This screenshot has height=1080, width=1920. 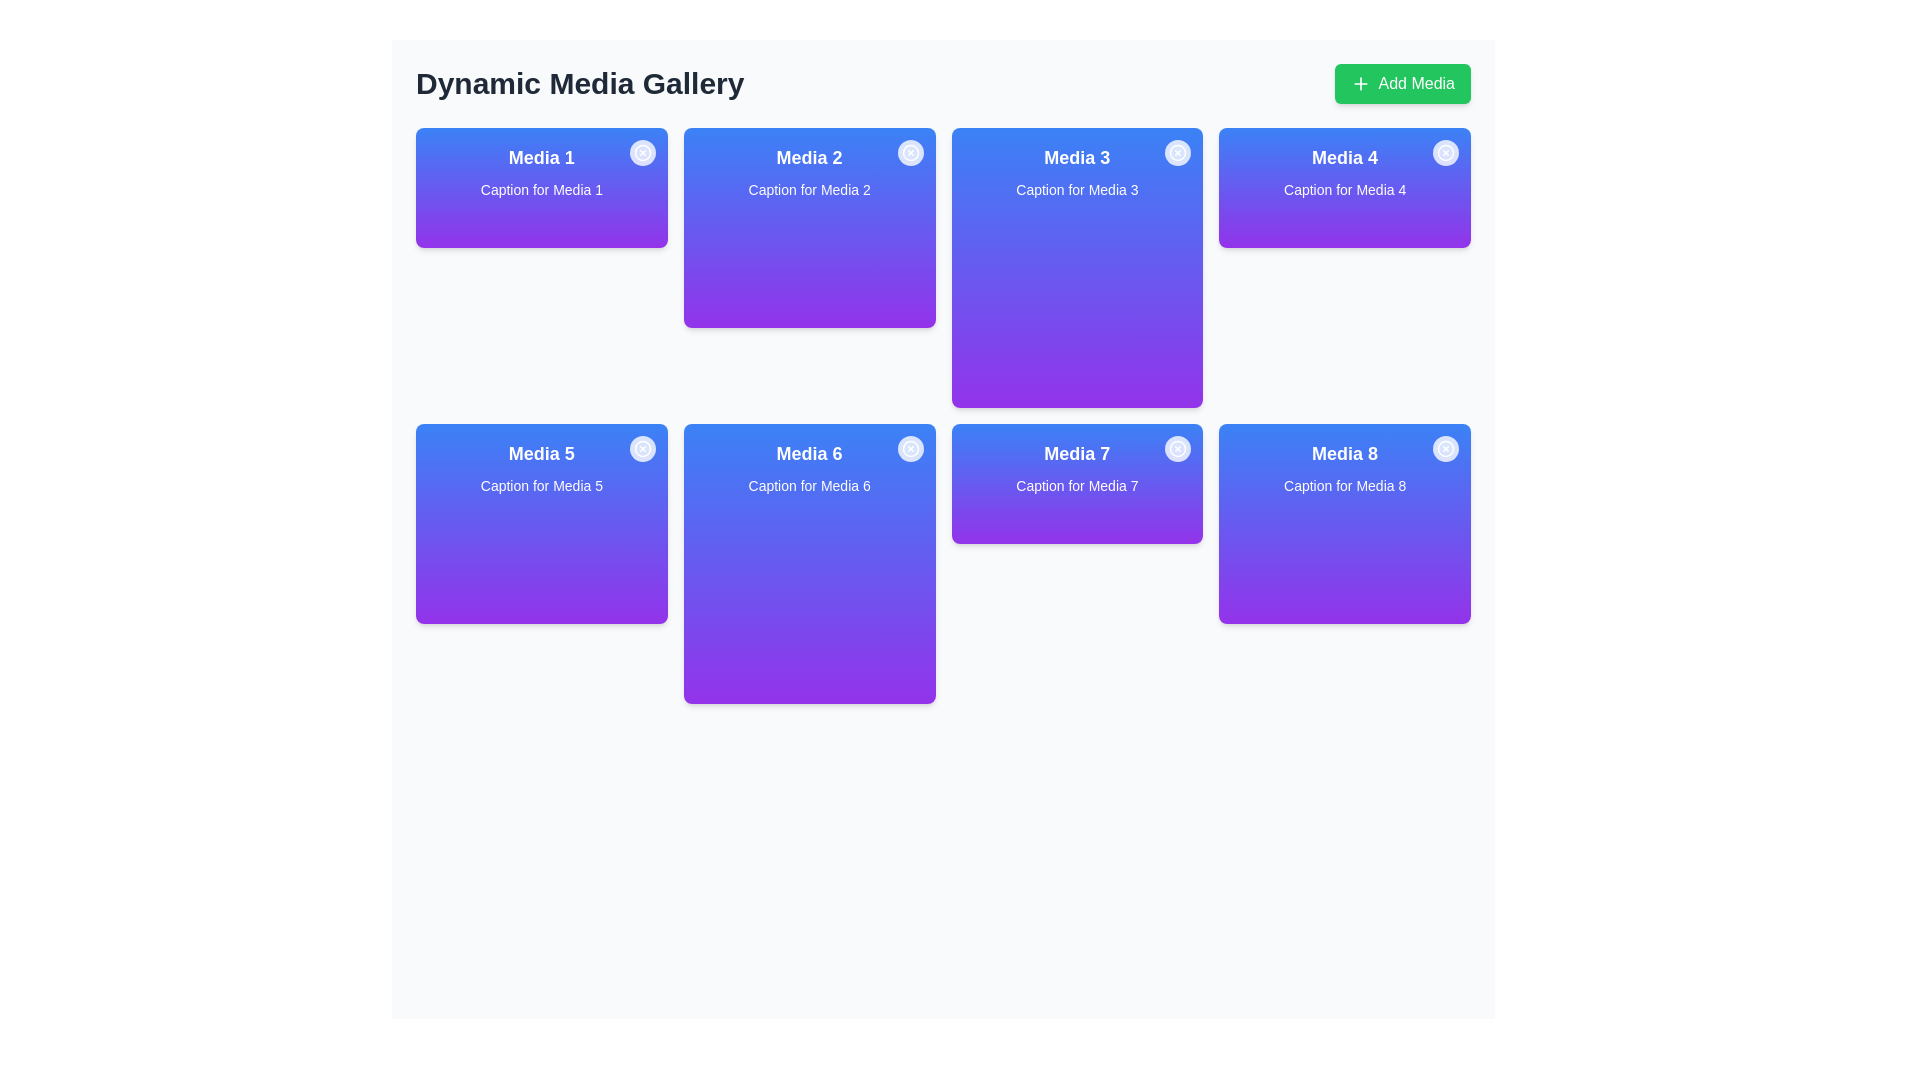 I want to click on the close or delete button located at the top-right corner of the 'Media 3' card, so click(x=1178, y=152).